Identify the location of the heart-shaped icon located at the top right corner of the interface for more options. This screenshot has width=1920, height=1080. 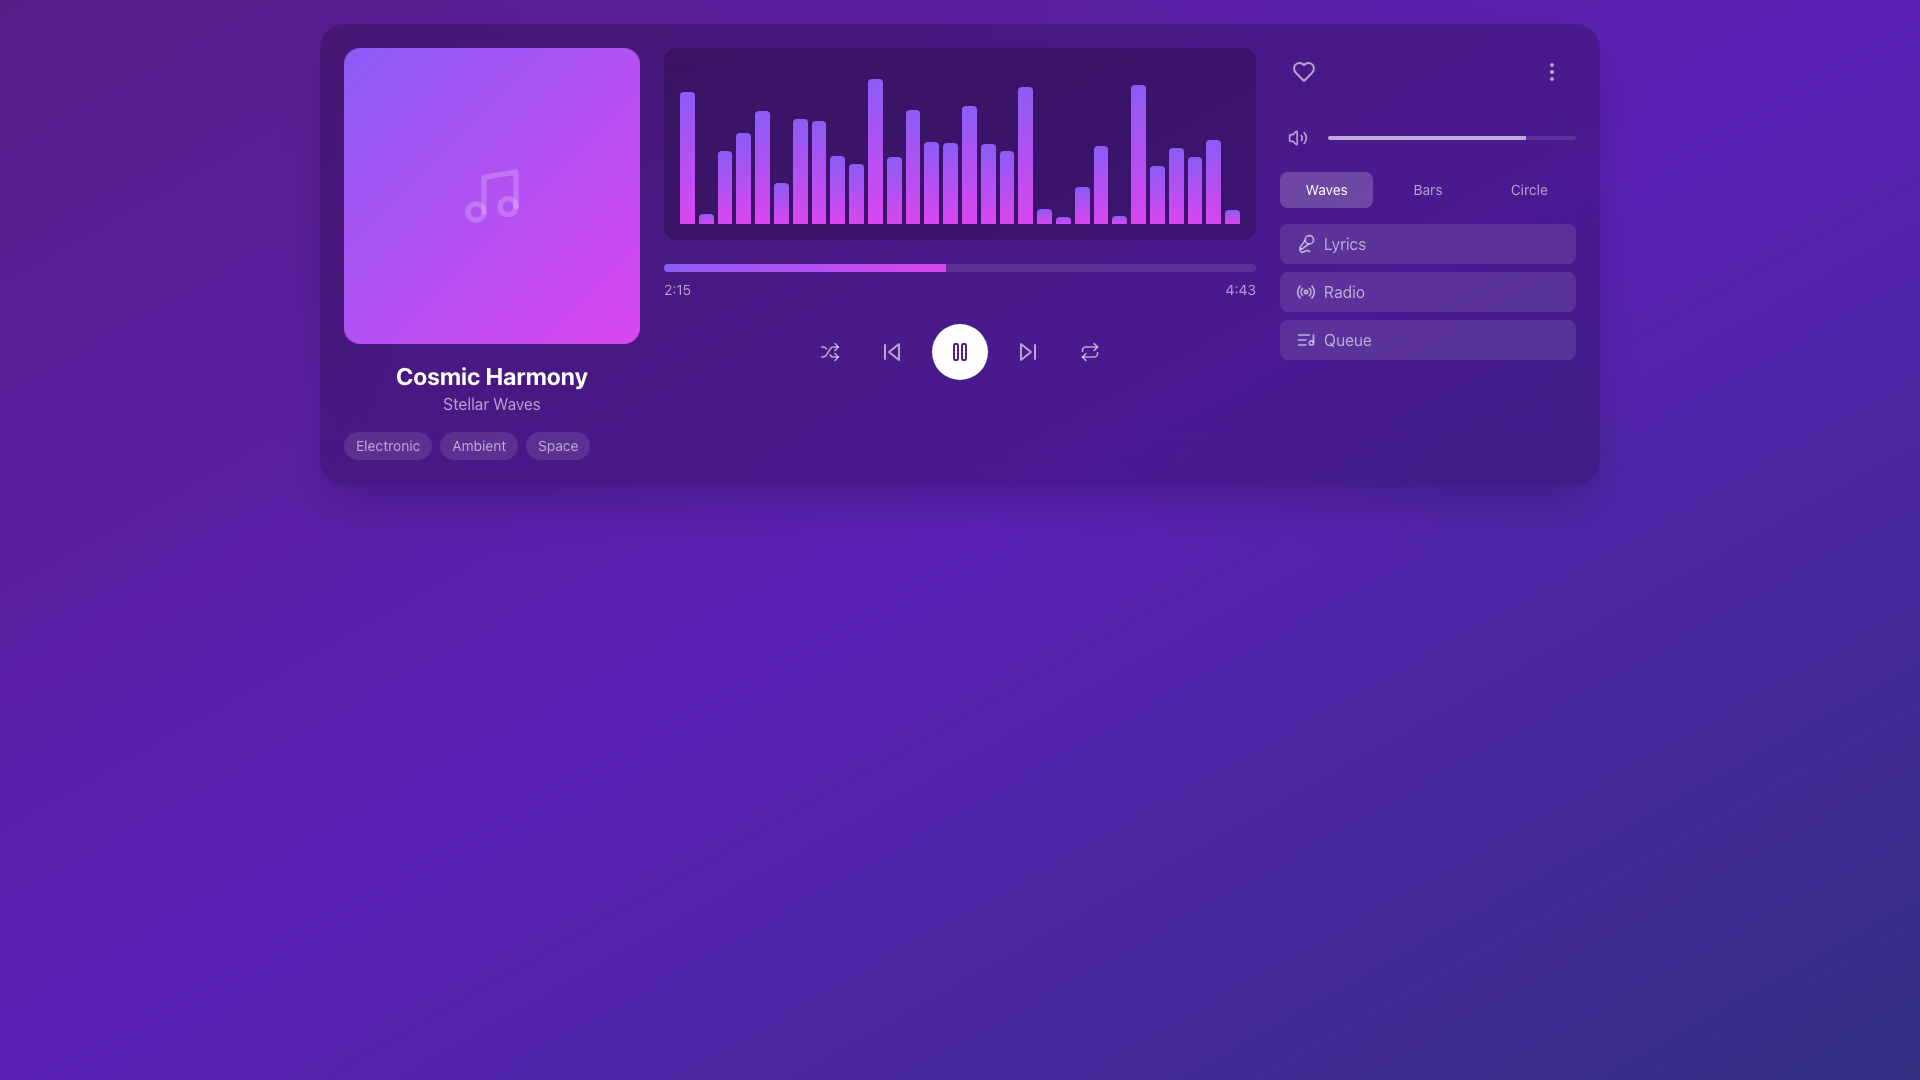
(1304, 71).